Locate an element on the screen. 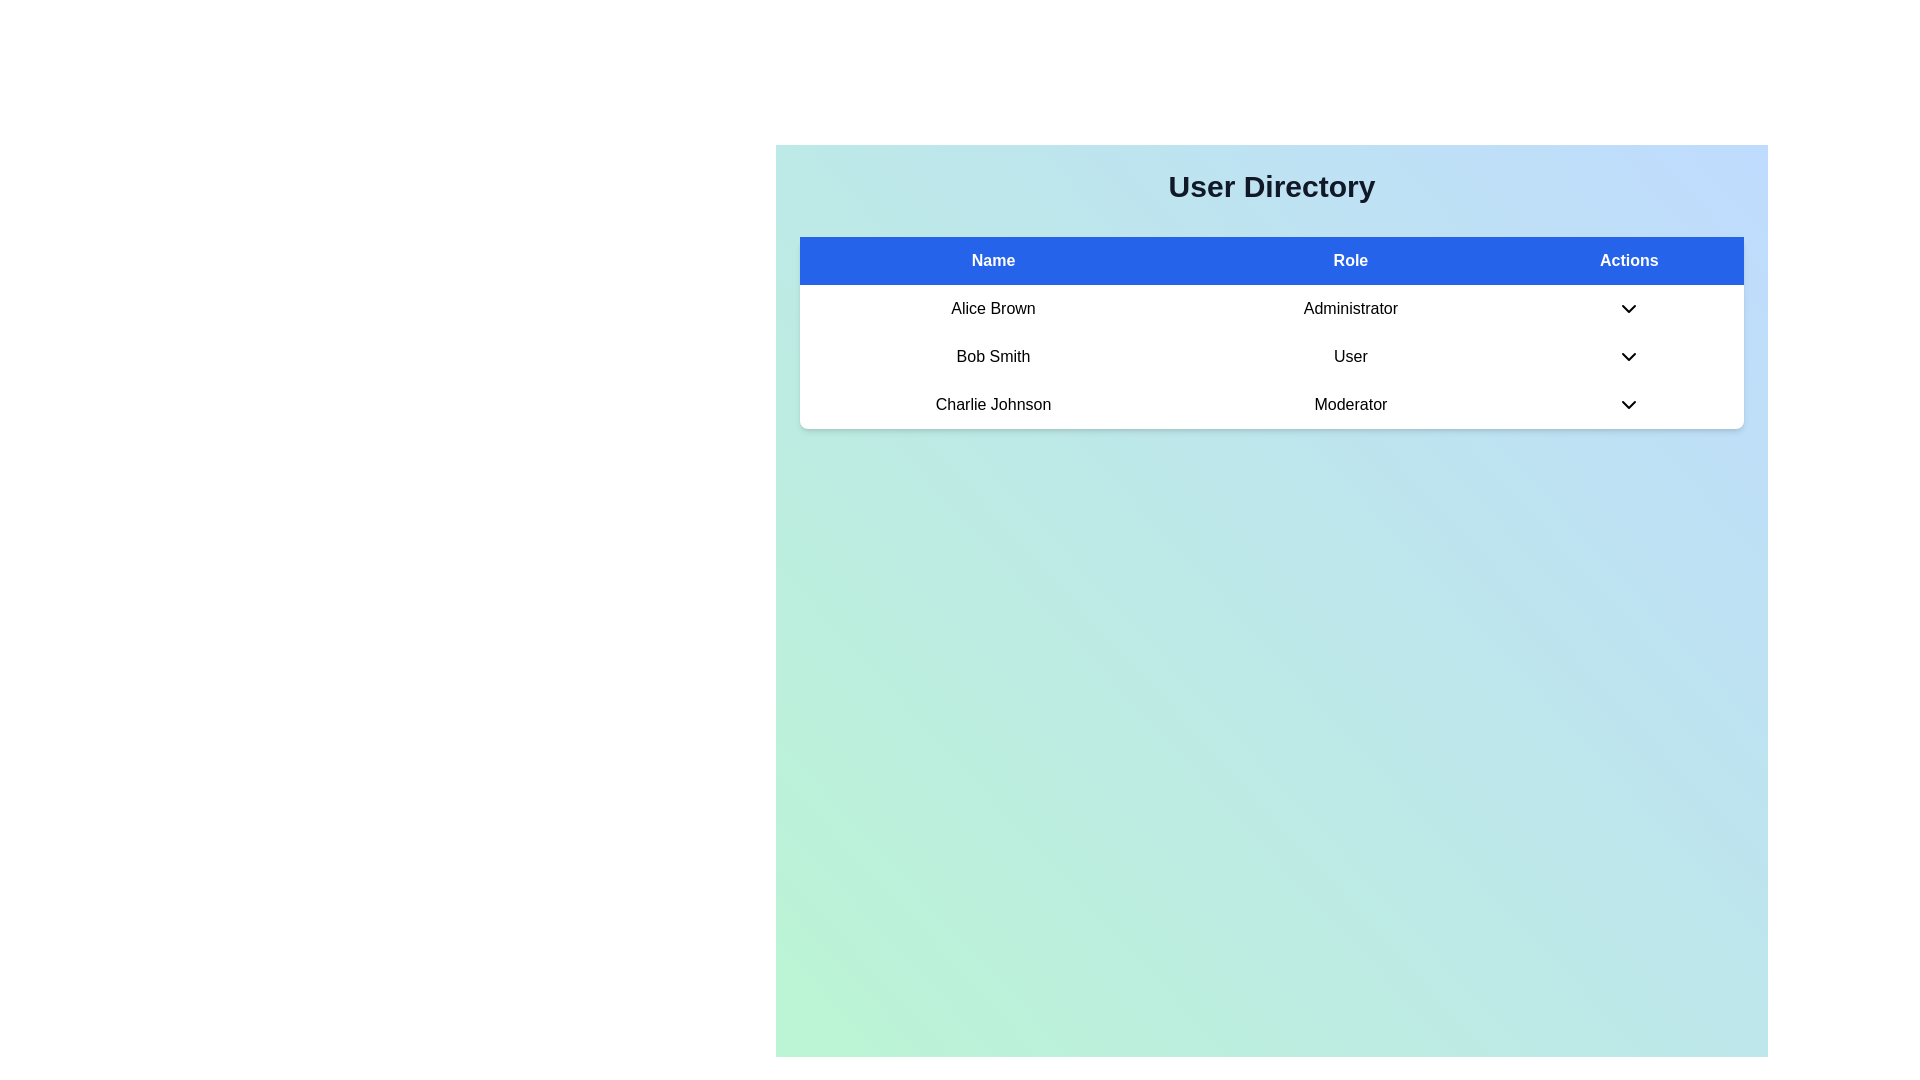 Image resolution: width=1920 pixels, height=1080 pixels. the Text Label displaying 'Moderator' located in the Role column of the table, positioned in the second cell of the third row, adjacent to 'Charlie Johnson' and a downward-pointing icon is located at coordinates (1350, 405).